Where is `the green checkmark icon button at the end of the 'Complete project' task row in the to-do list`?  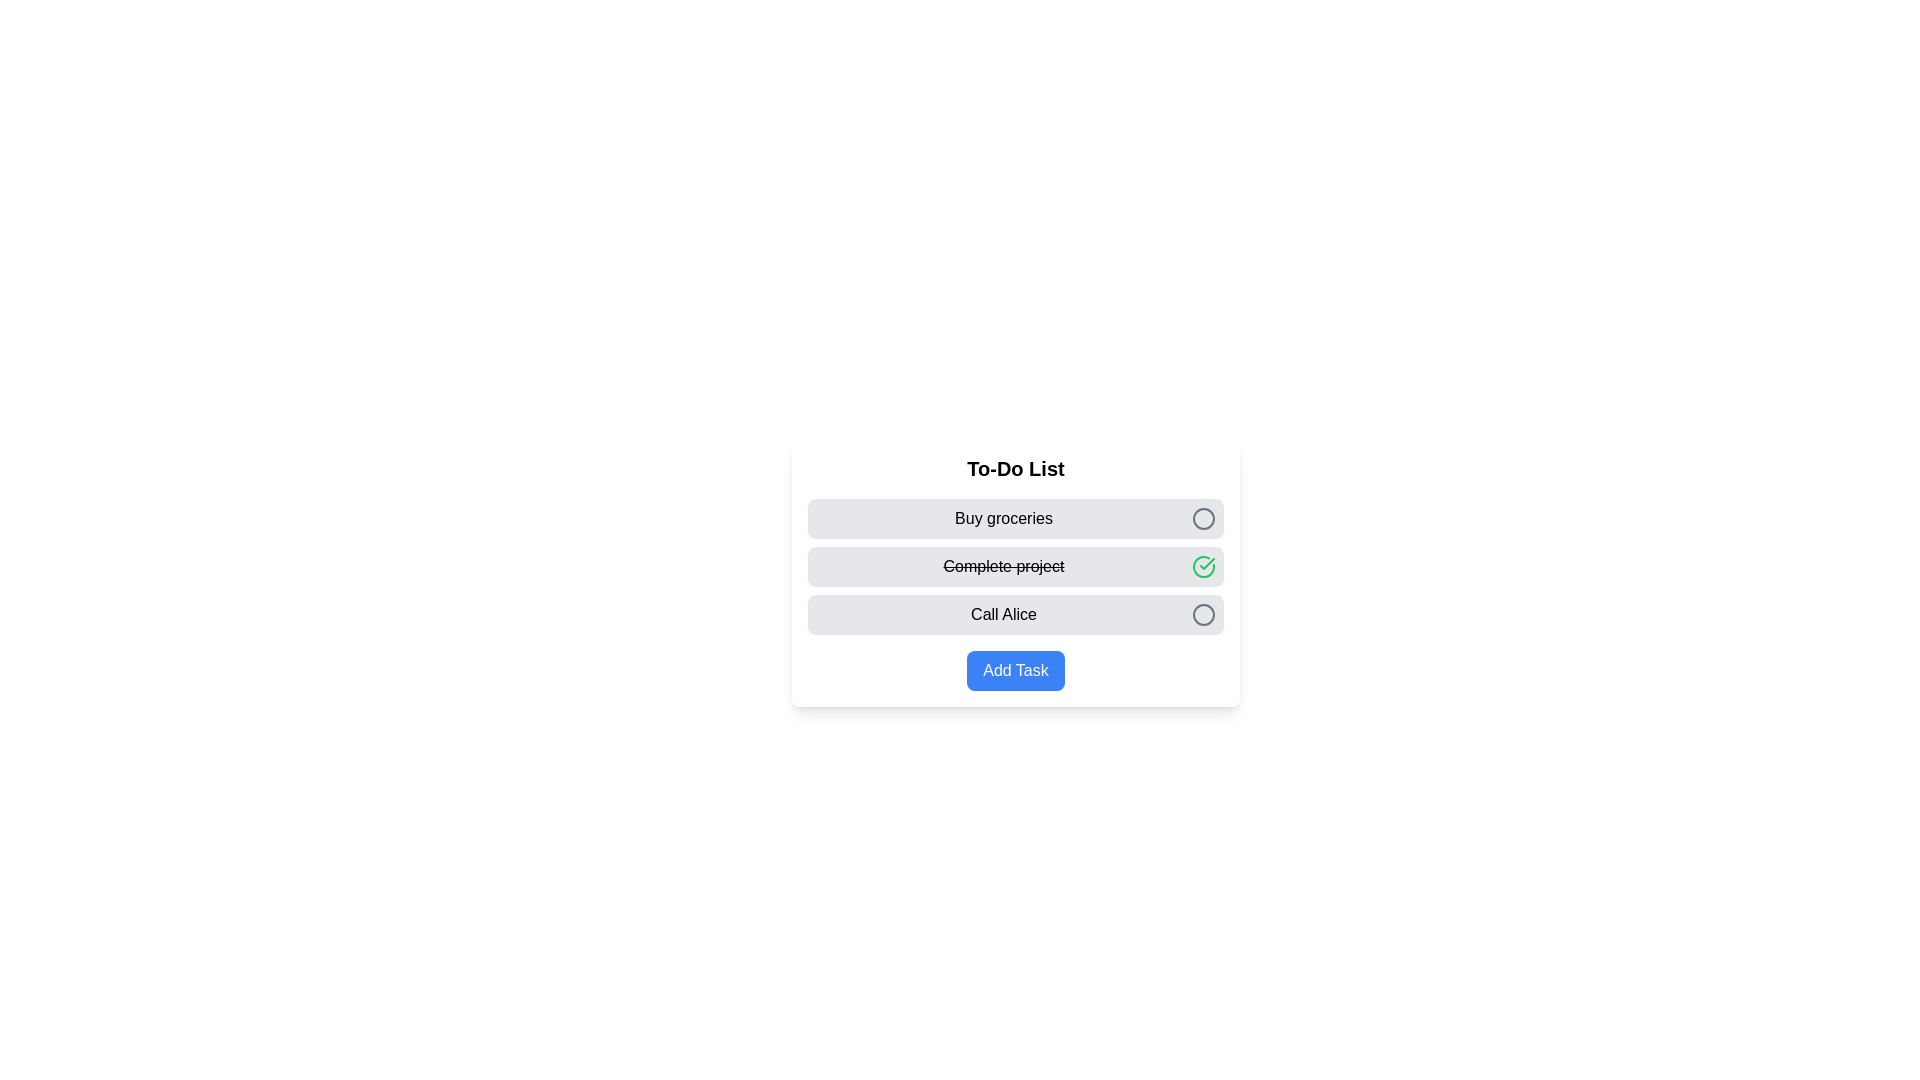 the green checkmark icon button at the end of the 'Complete project' task row in the to-do list is located at coordinates (1203, 567).